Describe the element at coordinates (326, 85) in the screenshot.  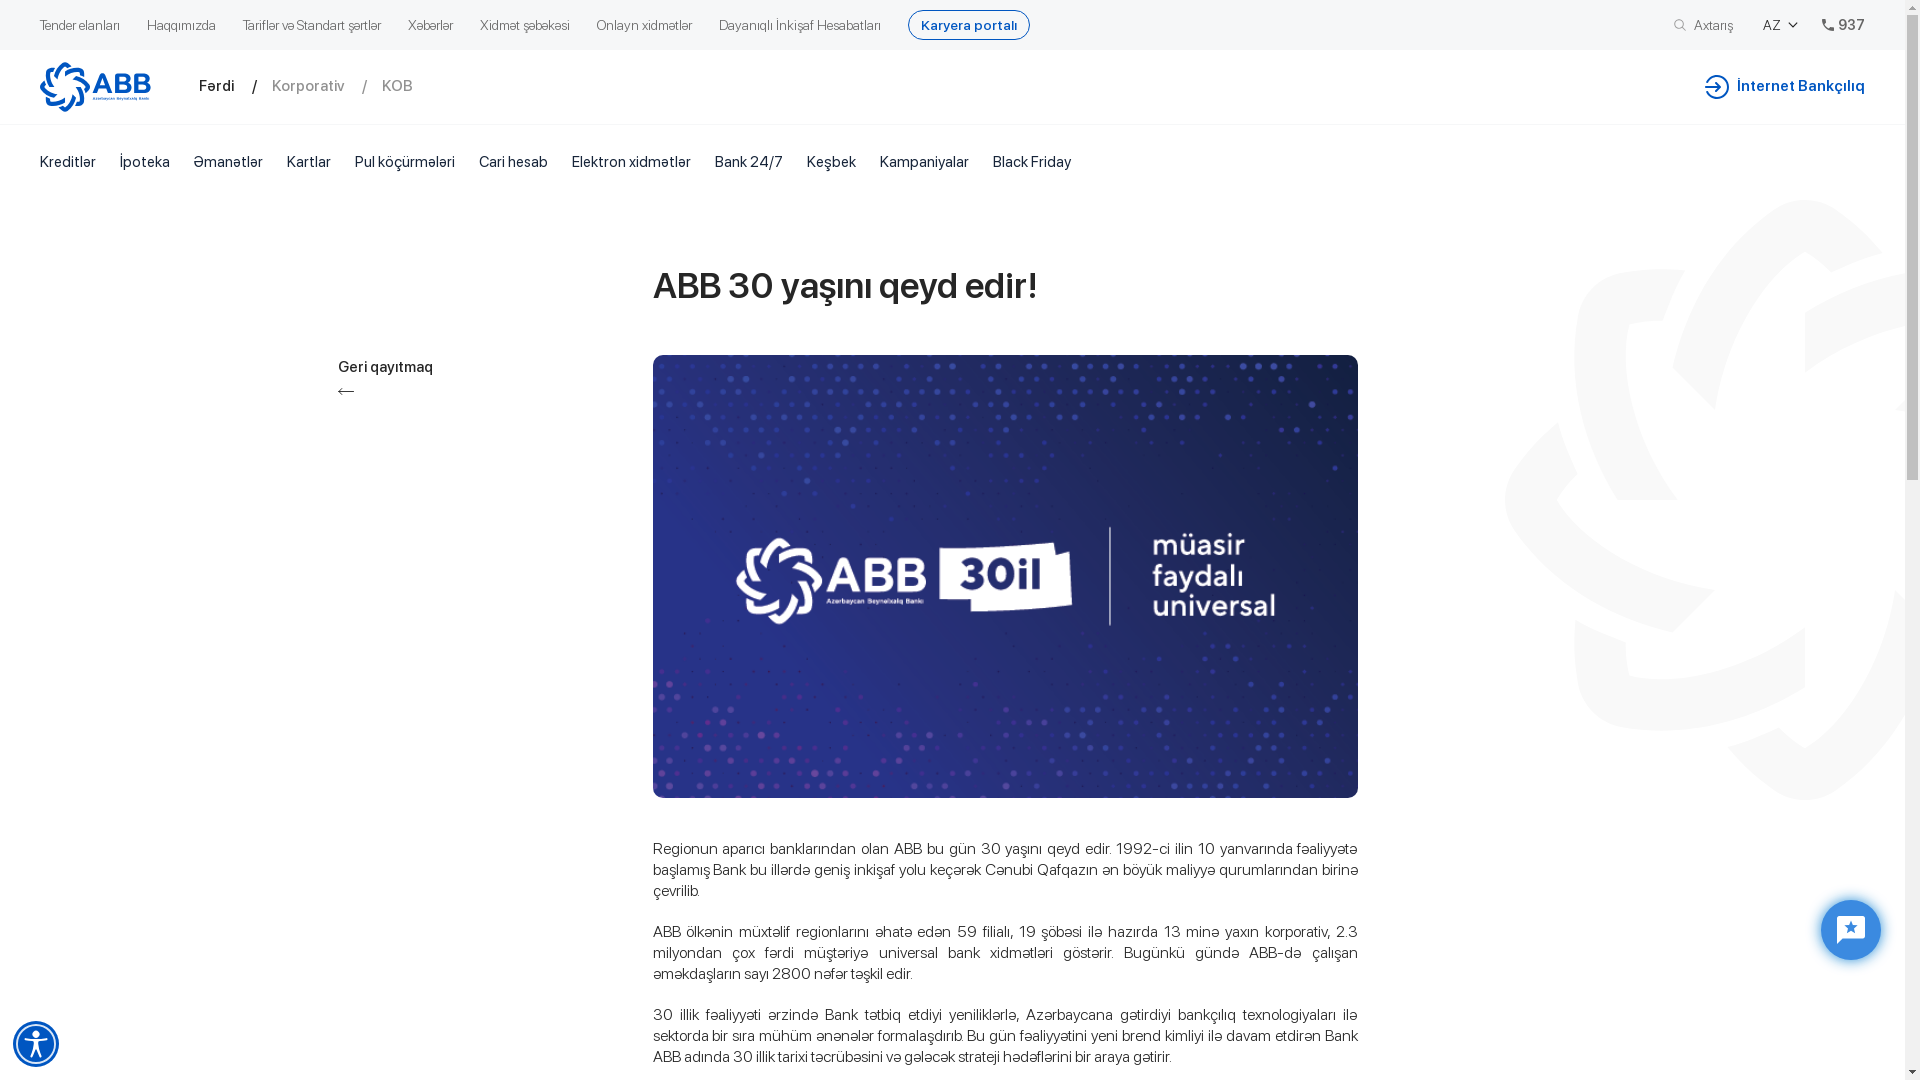
I see `'Korporativ'` at that location.